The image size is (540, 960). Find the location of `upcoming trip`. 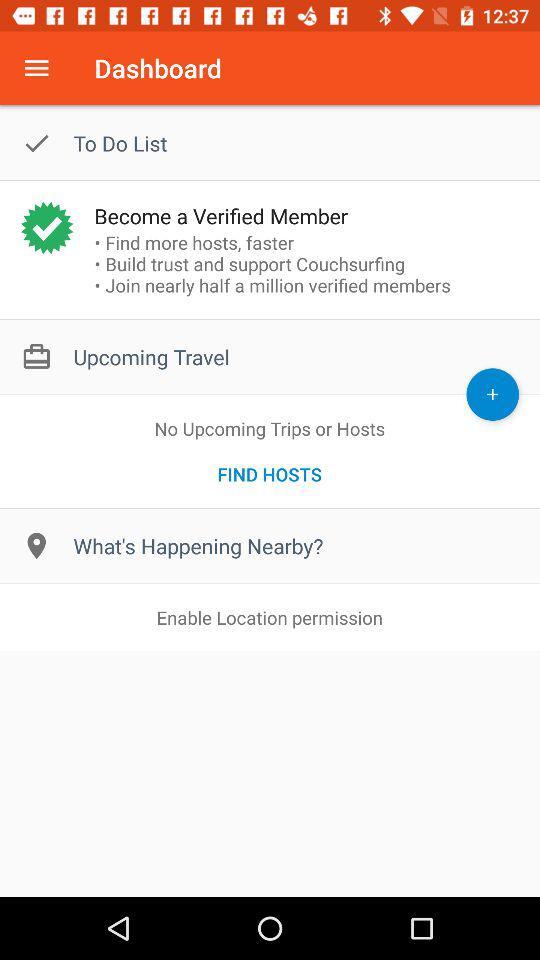

upcoming trip is located at coordinates (491, 393).